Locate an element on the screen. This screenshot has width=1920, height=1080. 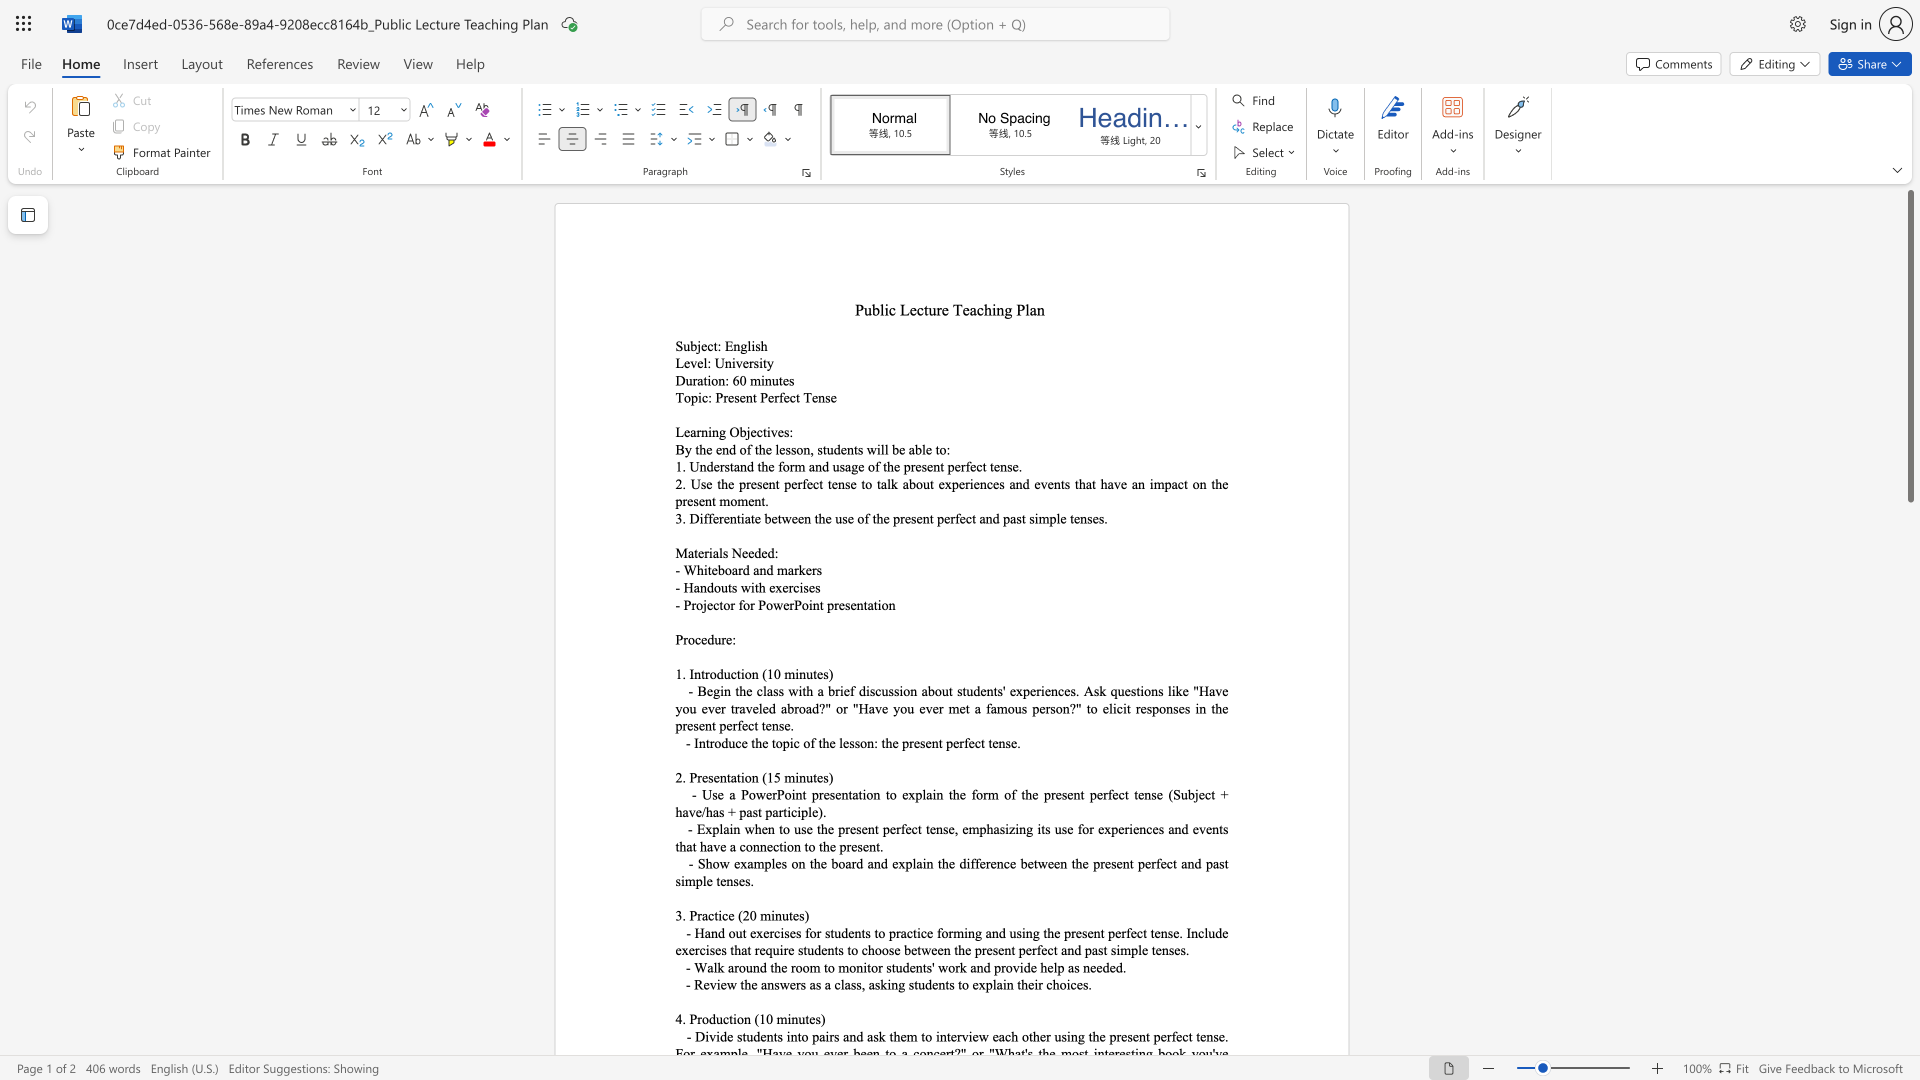
the subset text "us person?" within the text "- Begin the class with a brief discussion about students" is located at coordinates (1014, 707).